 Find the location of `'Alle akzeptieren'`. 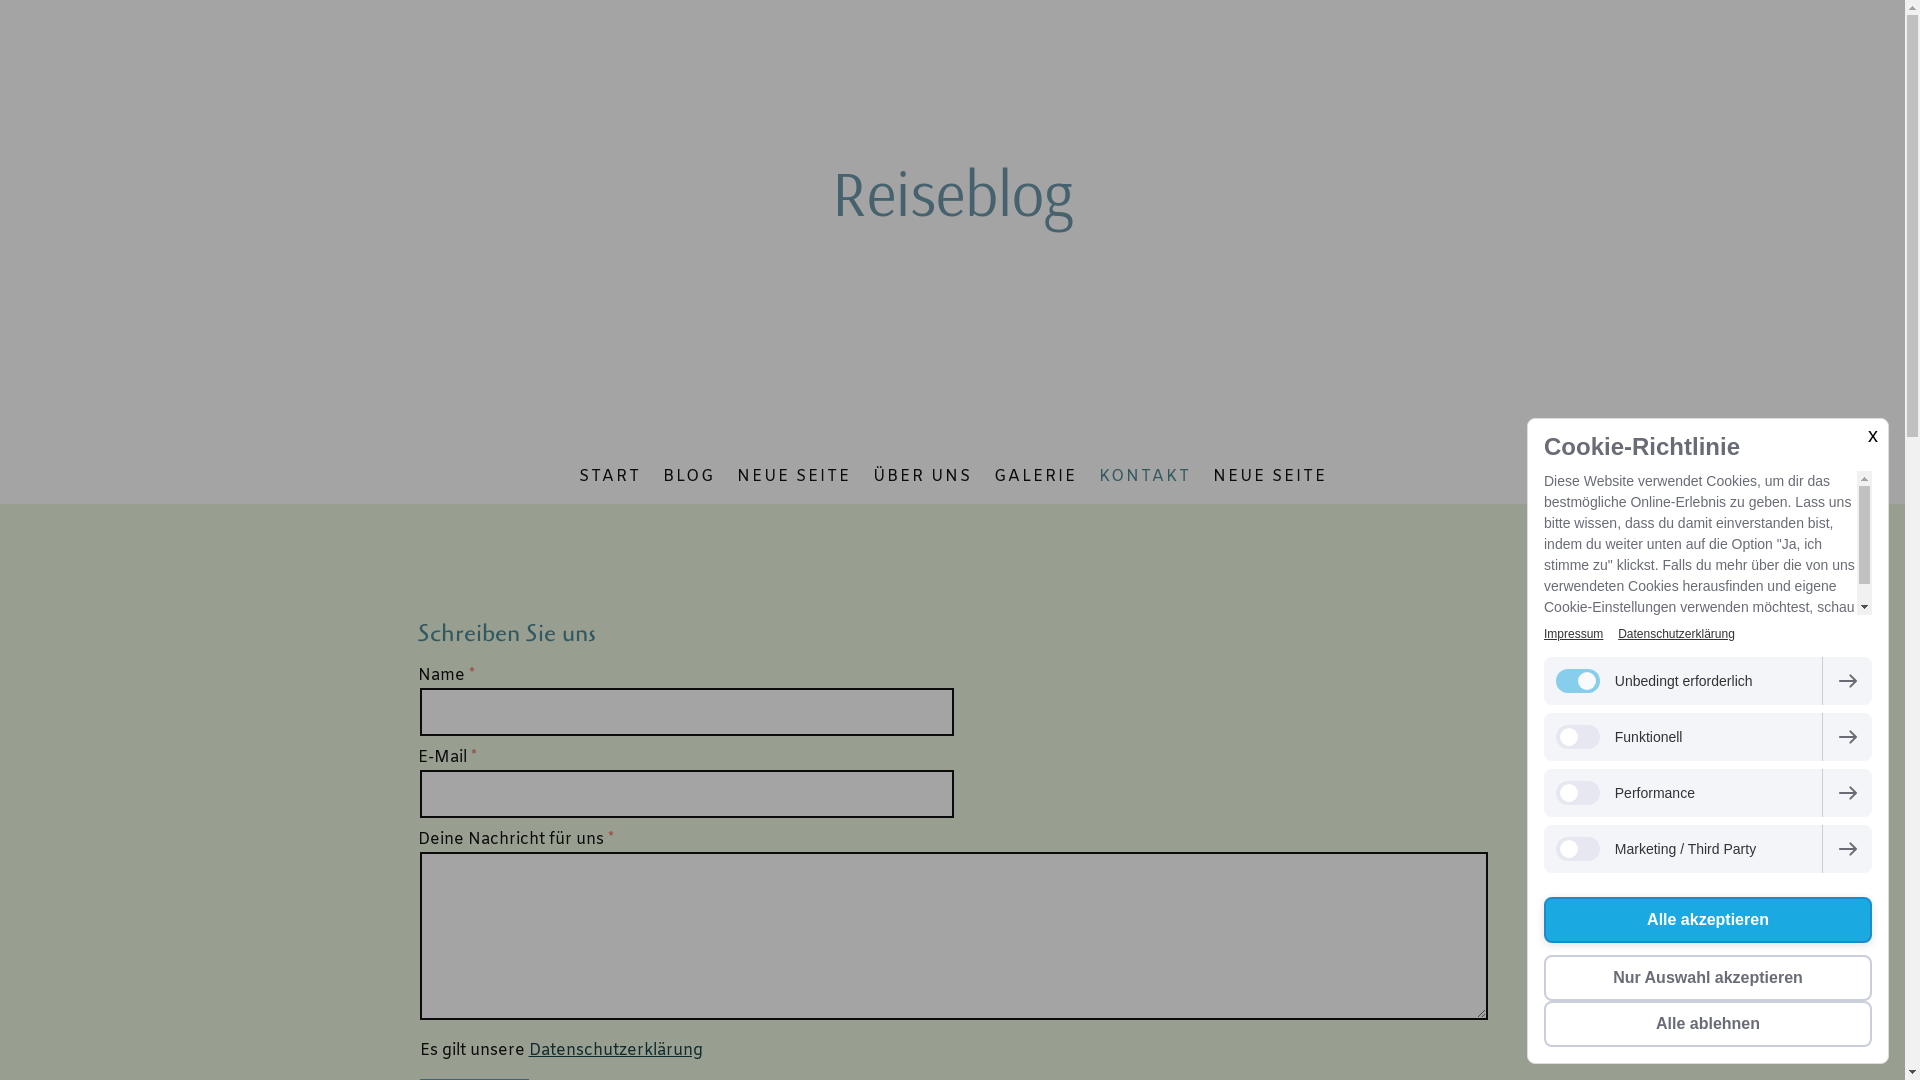

'Alle akzeptieren' is located at coordinates (1707, 920).